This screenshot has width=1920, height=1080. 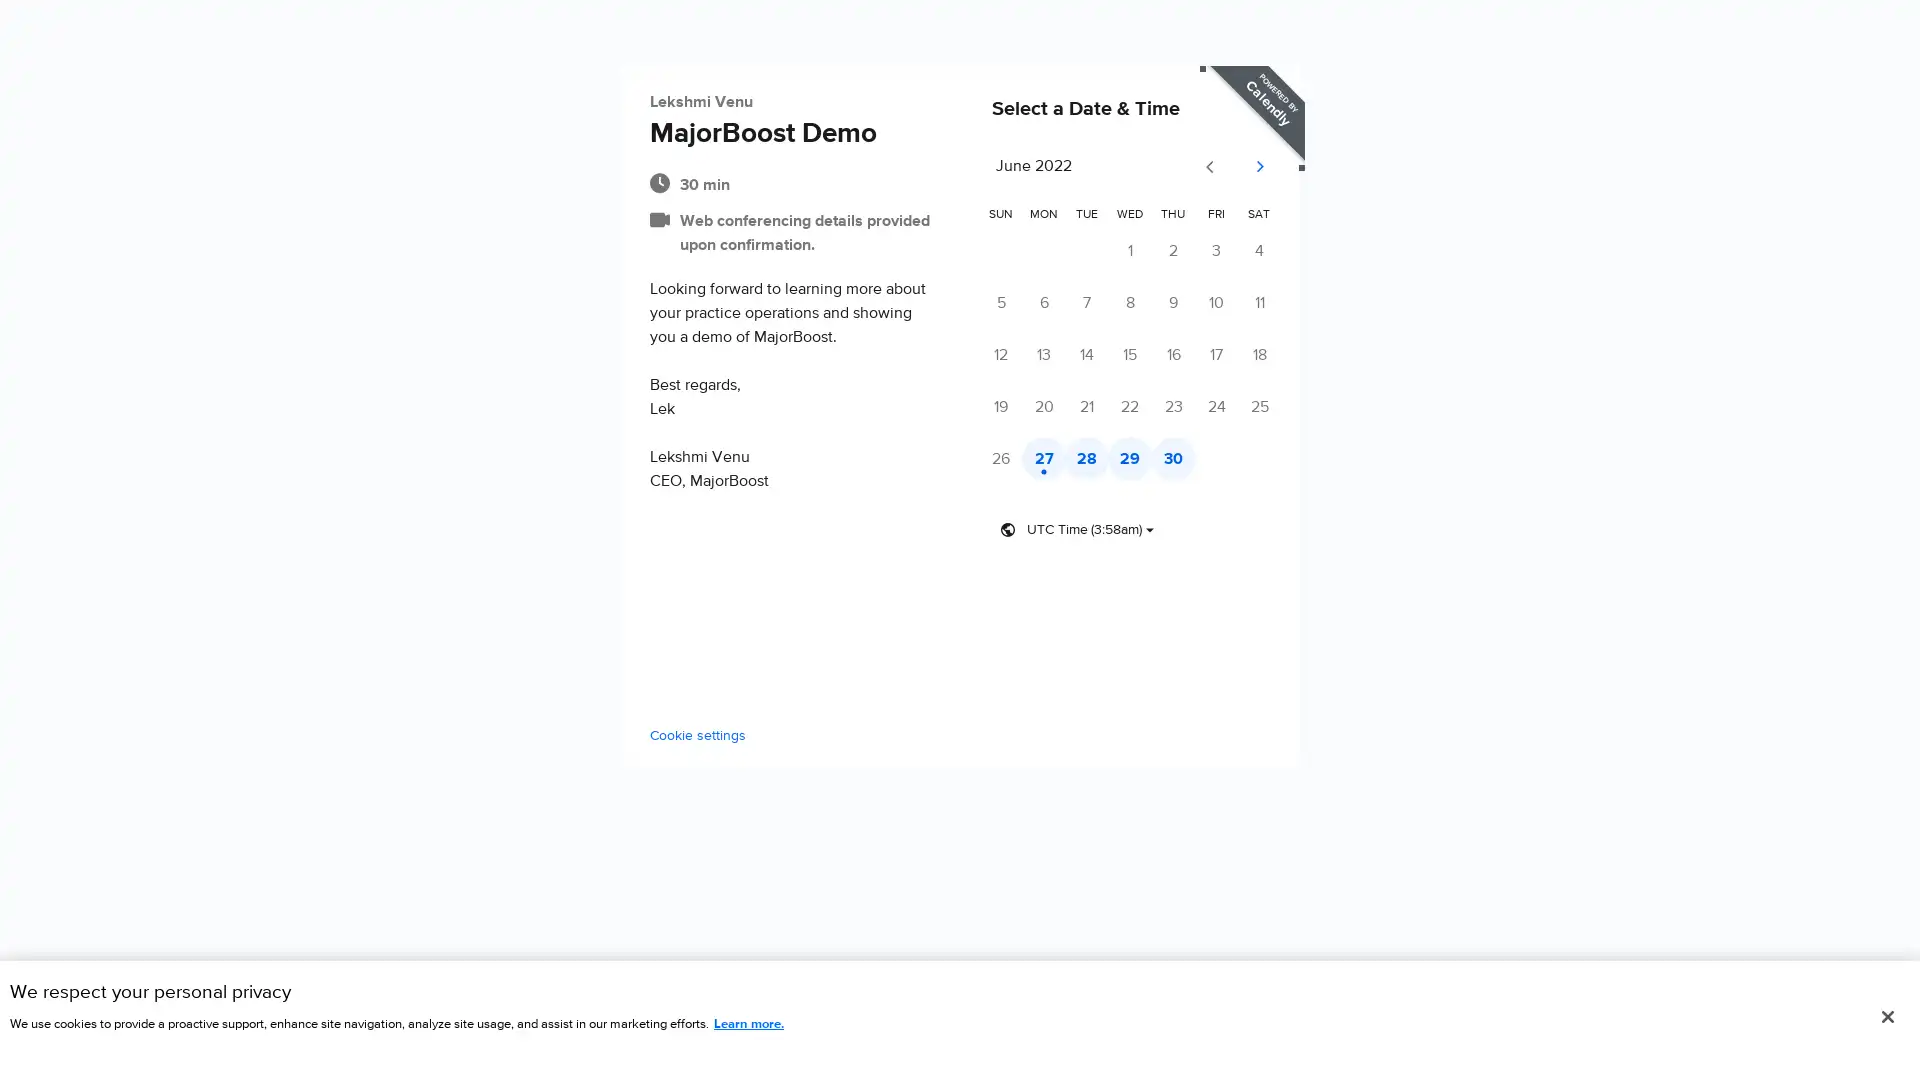 What do you see at coordinates (1055, 459) in the screenshot?
I see `Monday, June 27 - Times available` at bounding box center [1055, 459].